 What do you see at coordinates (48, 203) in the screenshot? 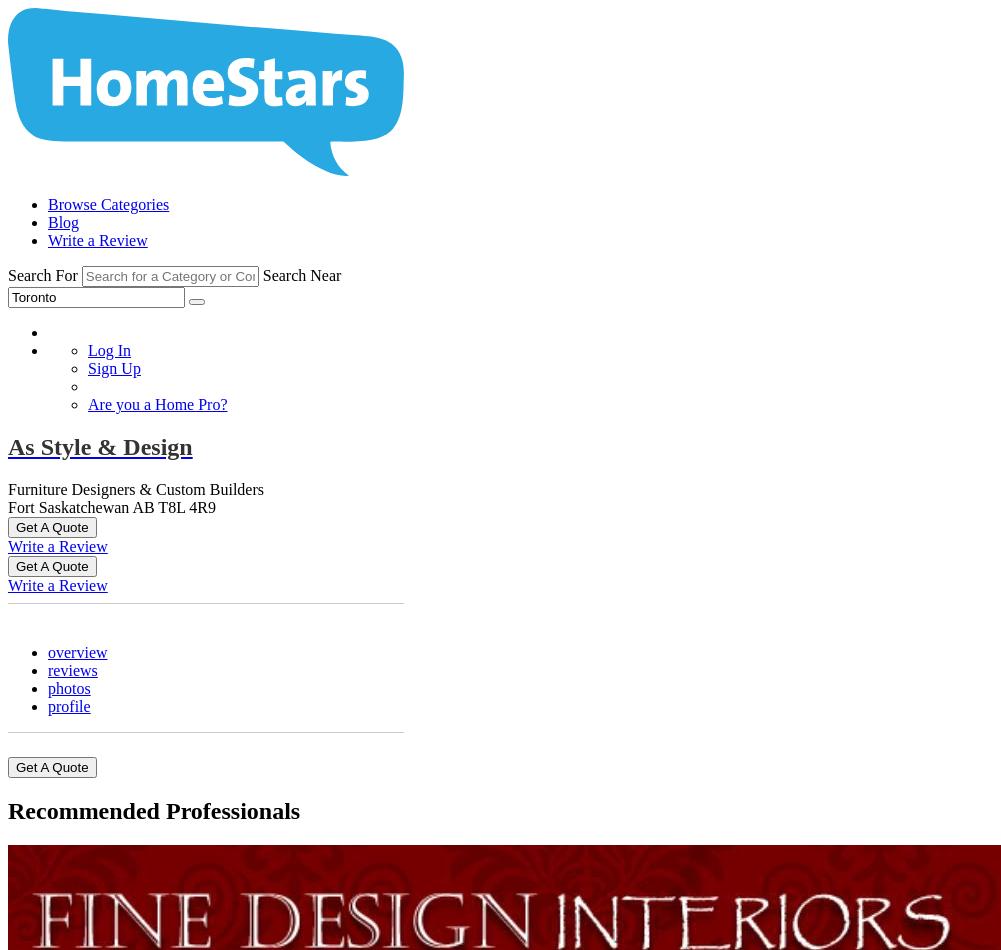
I see `'Browse Categories'` at bounding box center [48, 203].